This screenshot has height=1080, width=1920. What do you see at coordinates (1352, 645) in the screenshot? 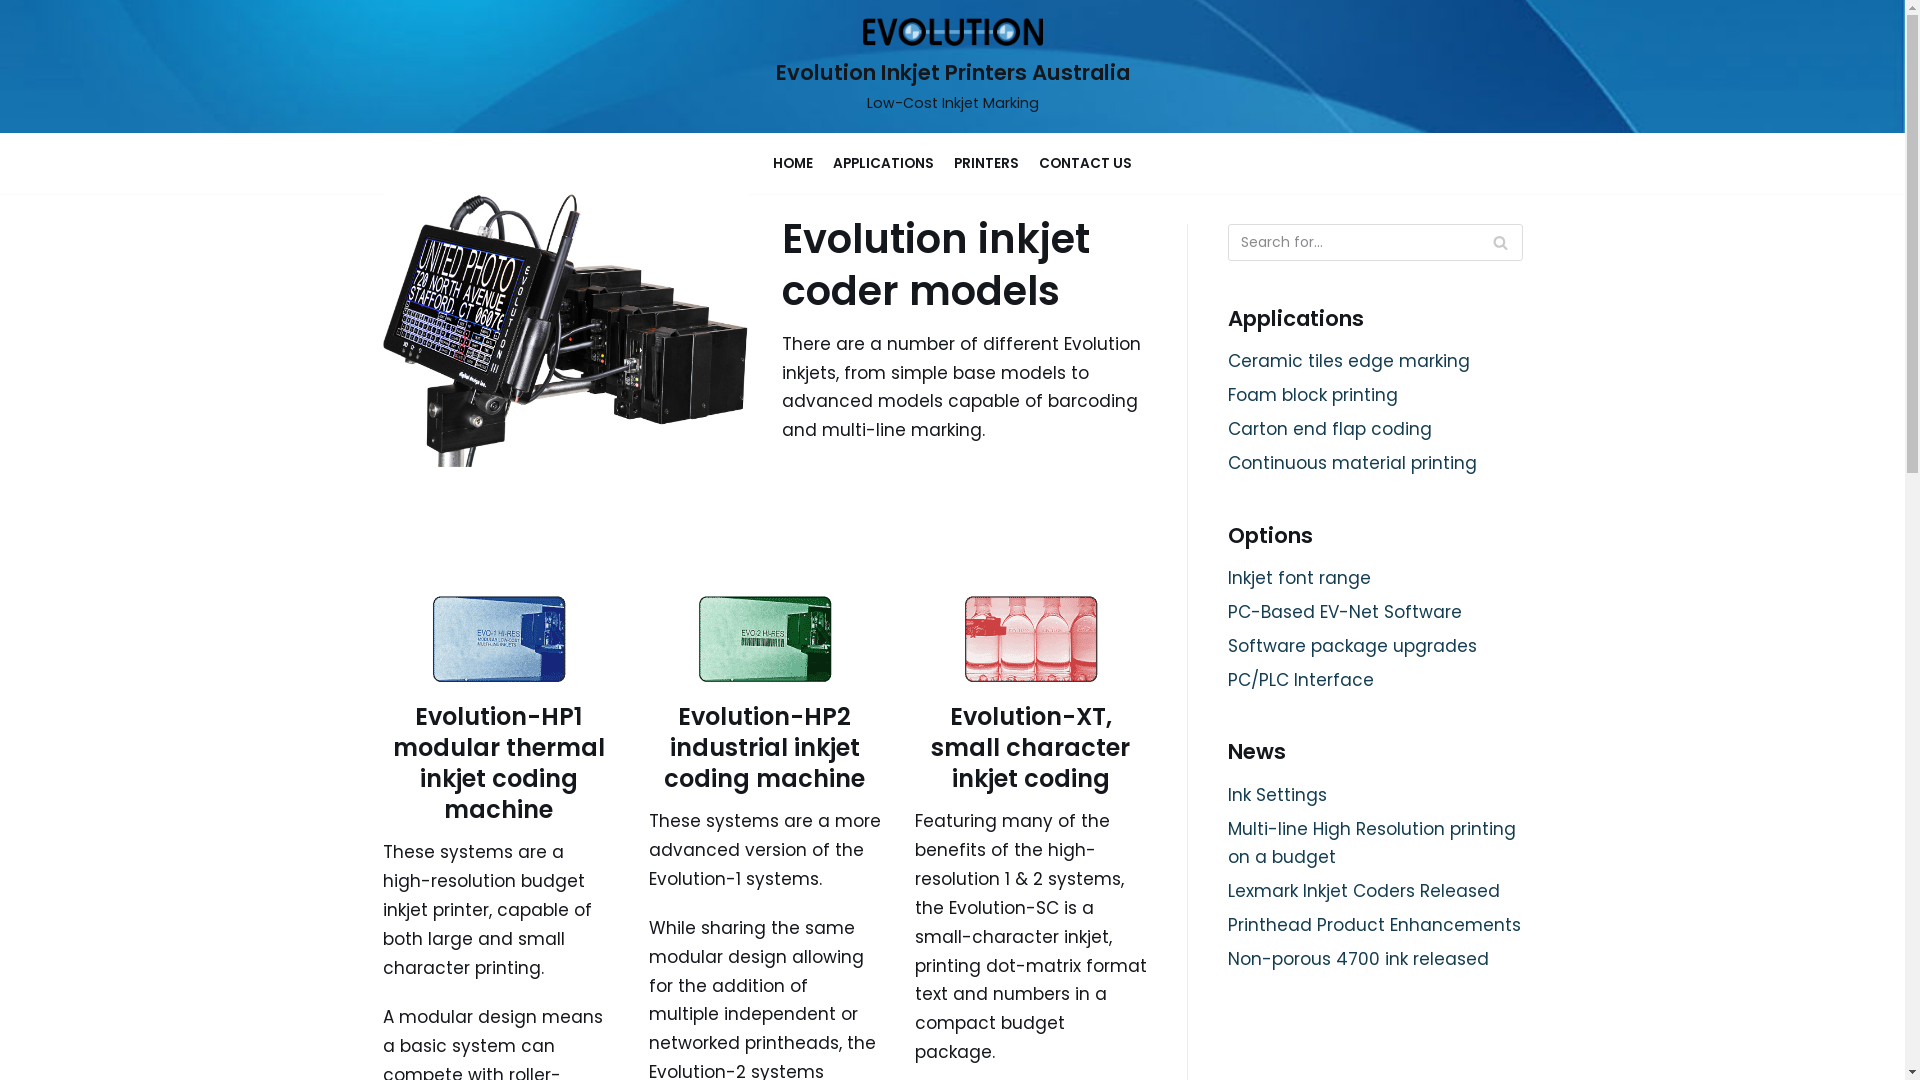
I see `'Software package upgrades'` at bounding box center [1352, 645].